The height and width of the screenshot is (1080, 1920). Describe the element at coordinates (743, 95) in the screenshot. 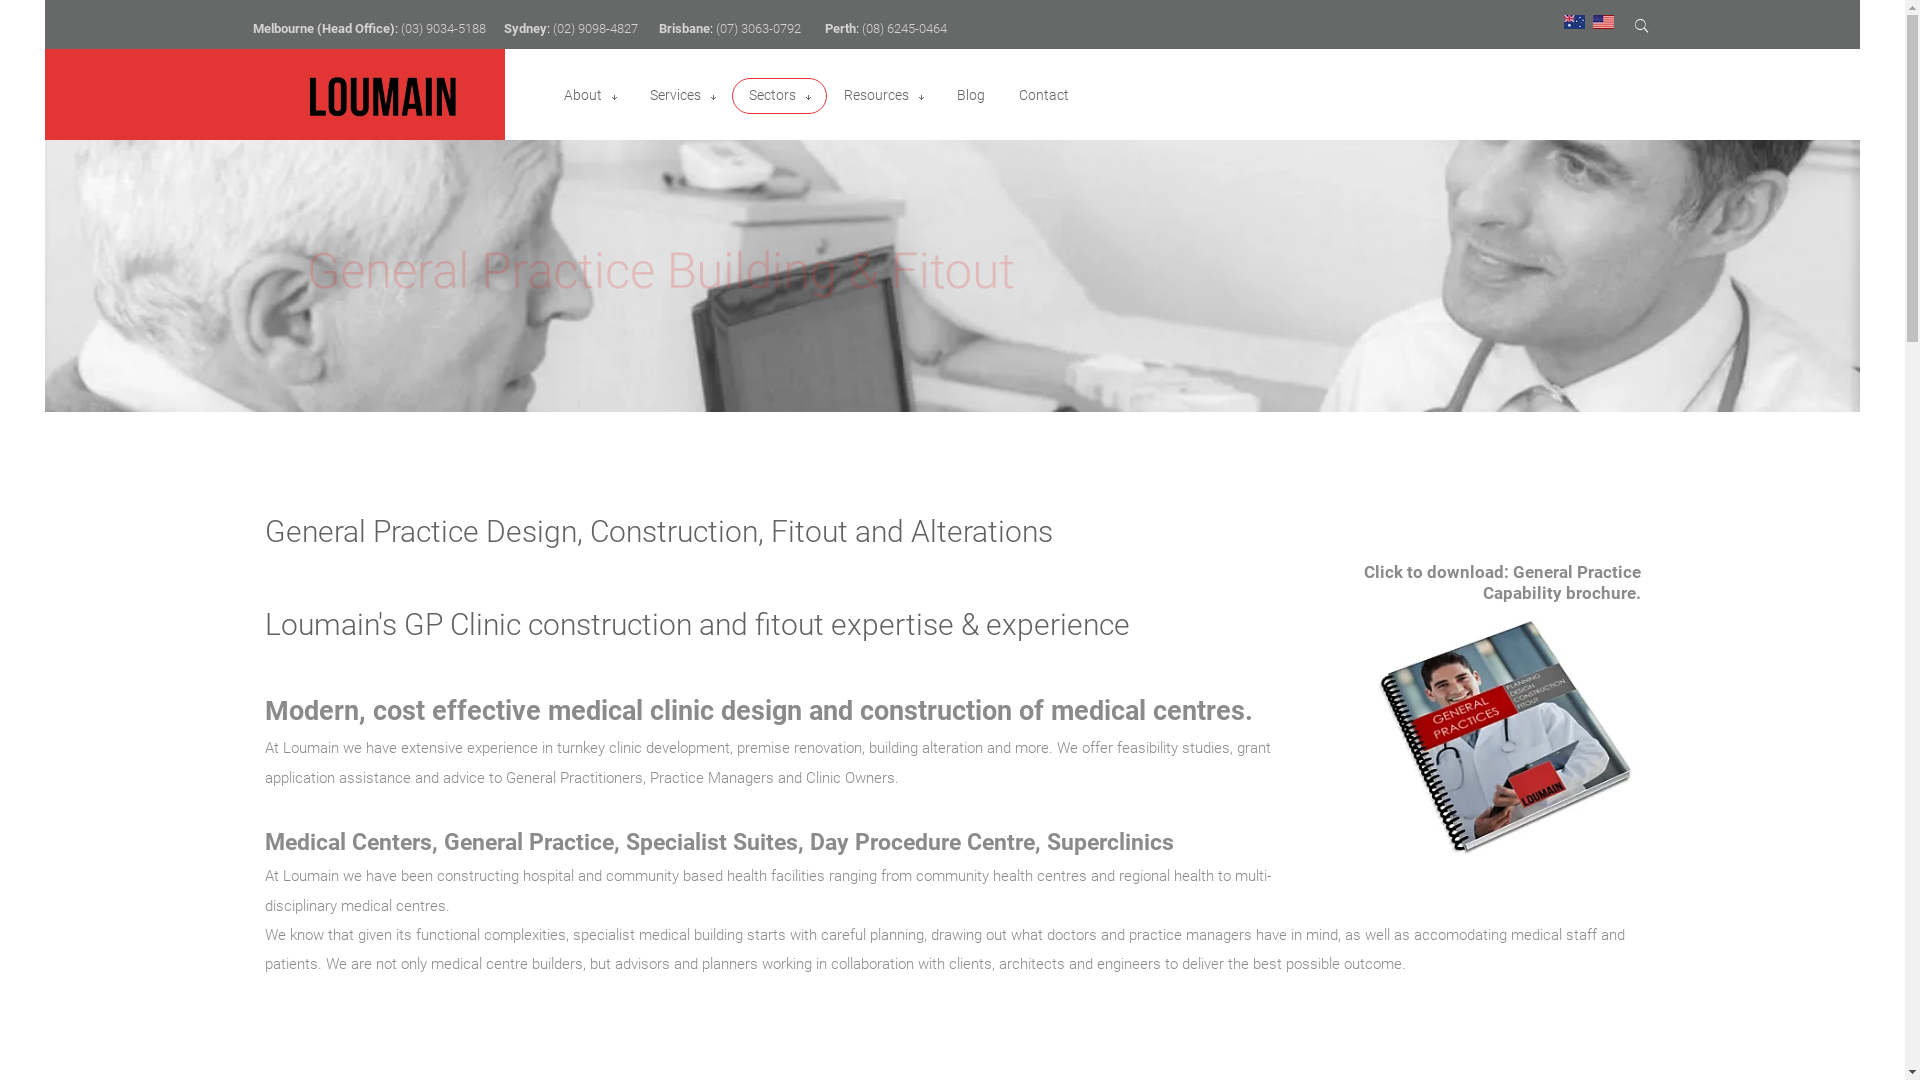

I see `'Sectors'` at that location.